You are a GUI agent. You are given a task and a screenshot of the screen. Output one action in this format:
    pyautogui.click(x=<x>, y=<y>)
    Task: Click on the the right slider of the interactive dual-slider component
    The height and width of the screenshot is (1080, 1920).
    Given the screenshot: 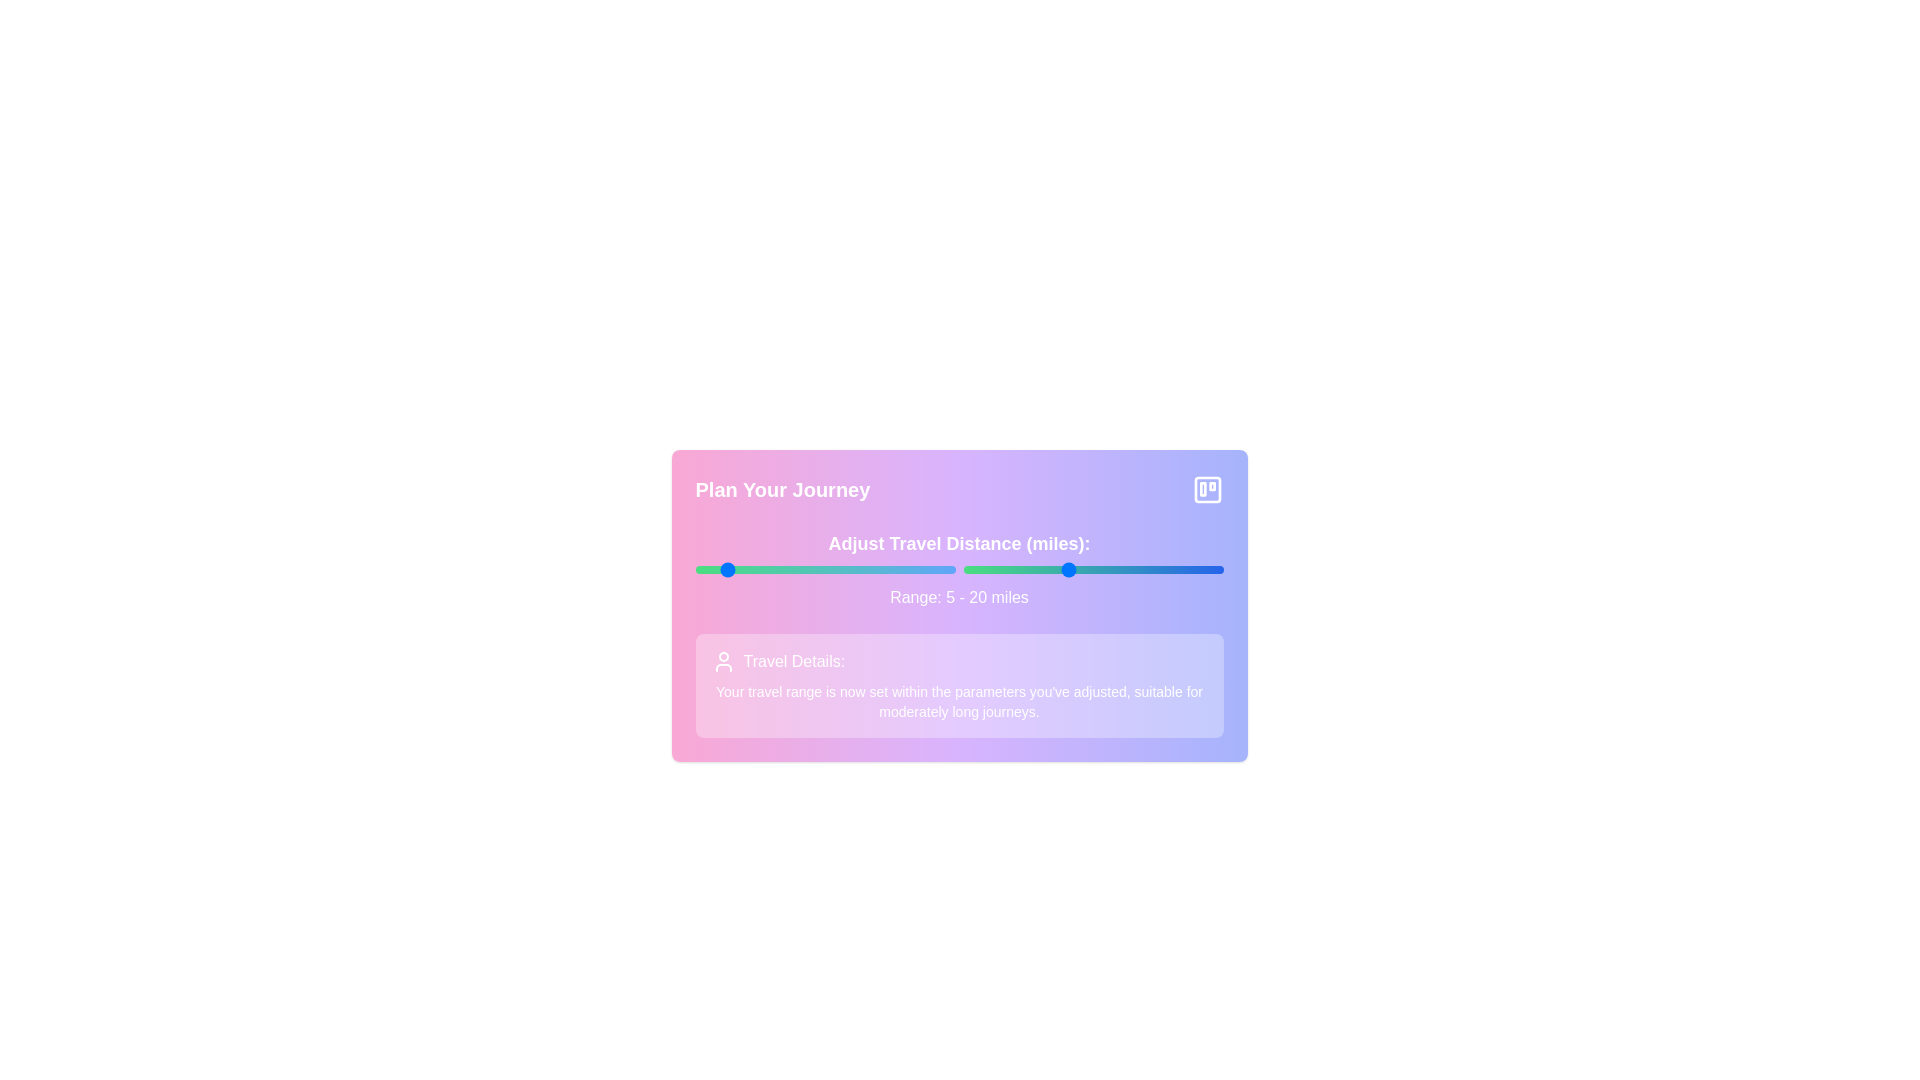 What is the action you would take?
    pyautogui.click(x=958, y=570)
    